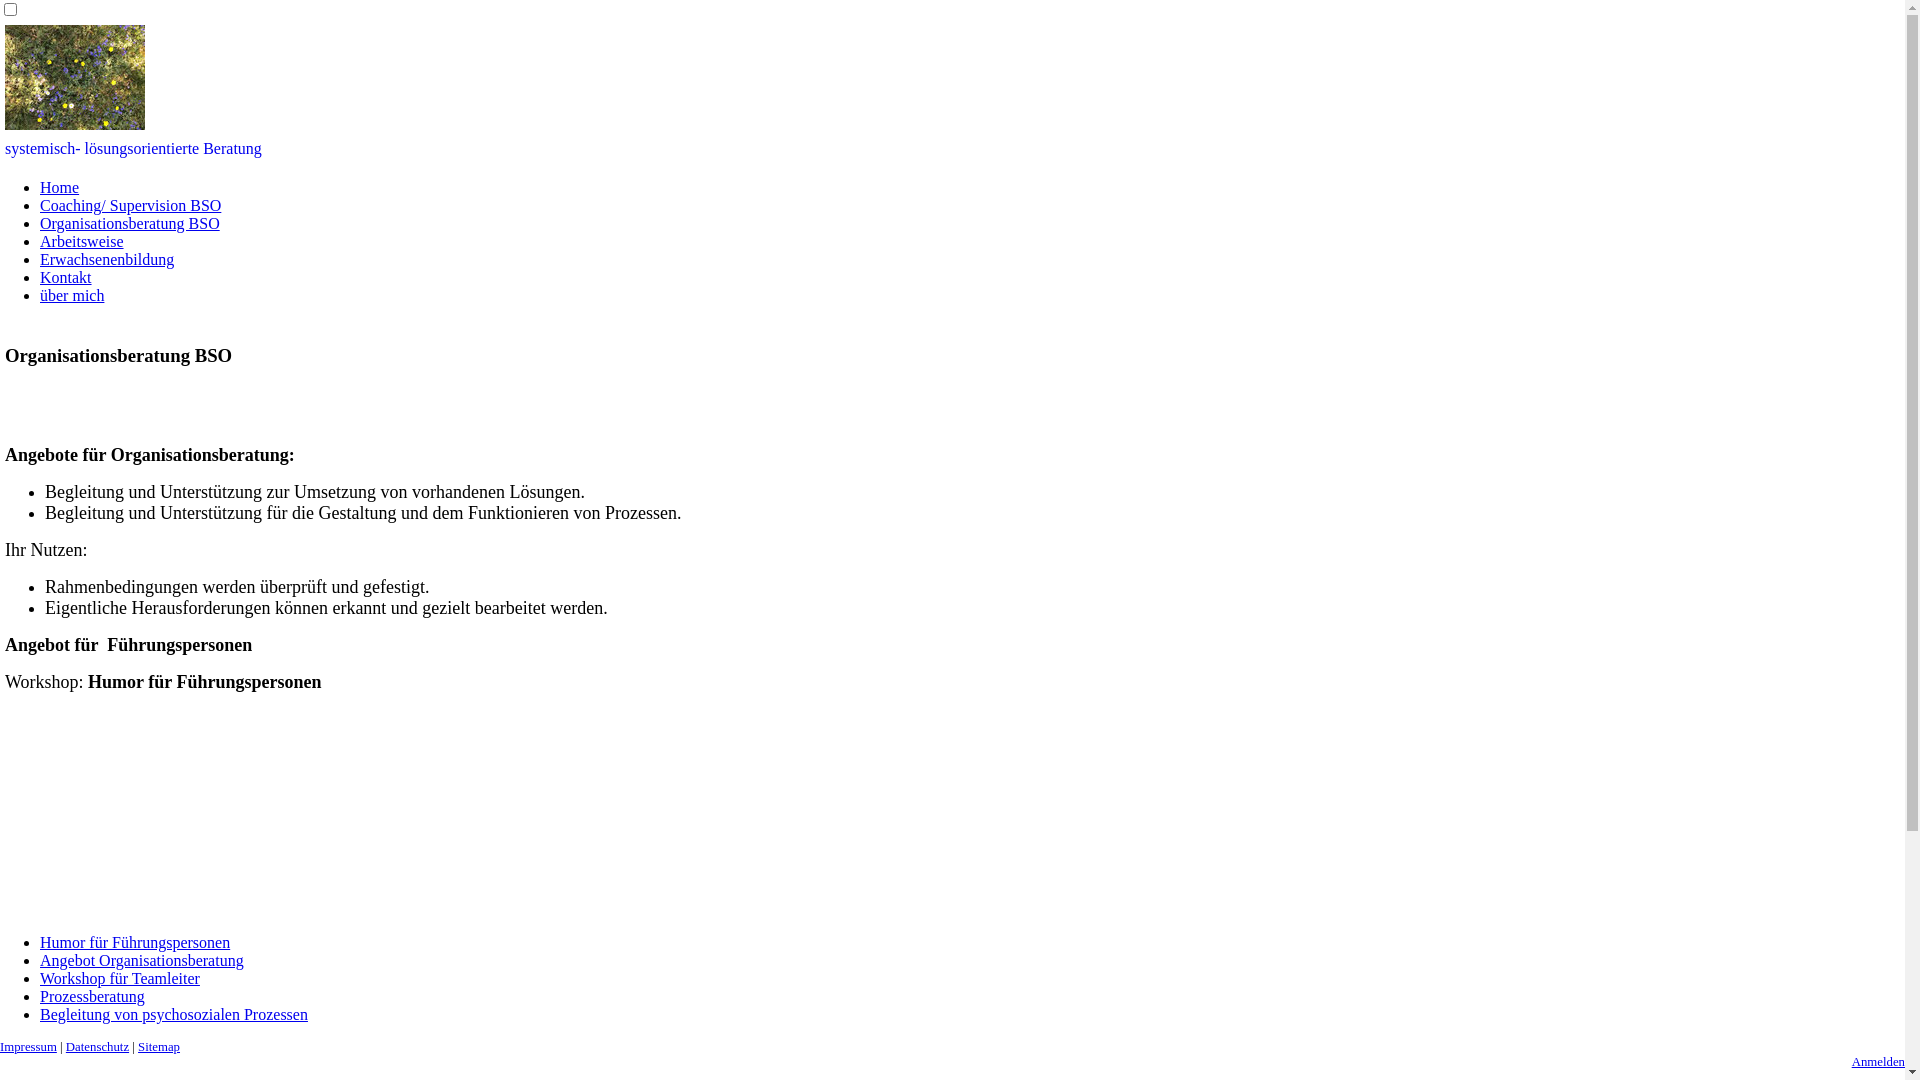  Describe the element at coordinates (59, 187) in the screenshot. I see `'Home'` at that location.